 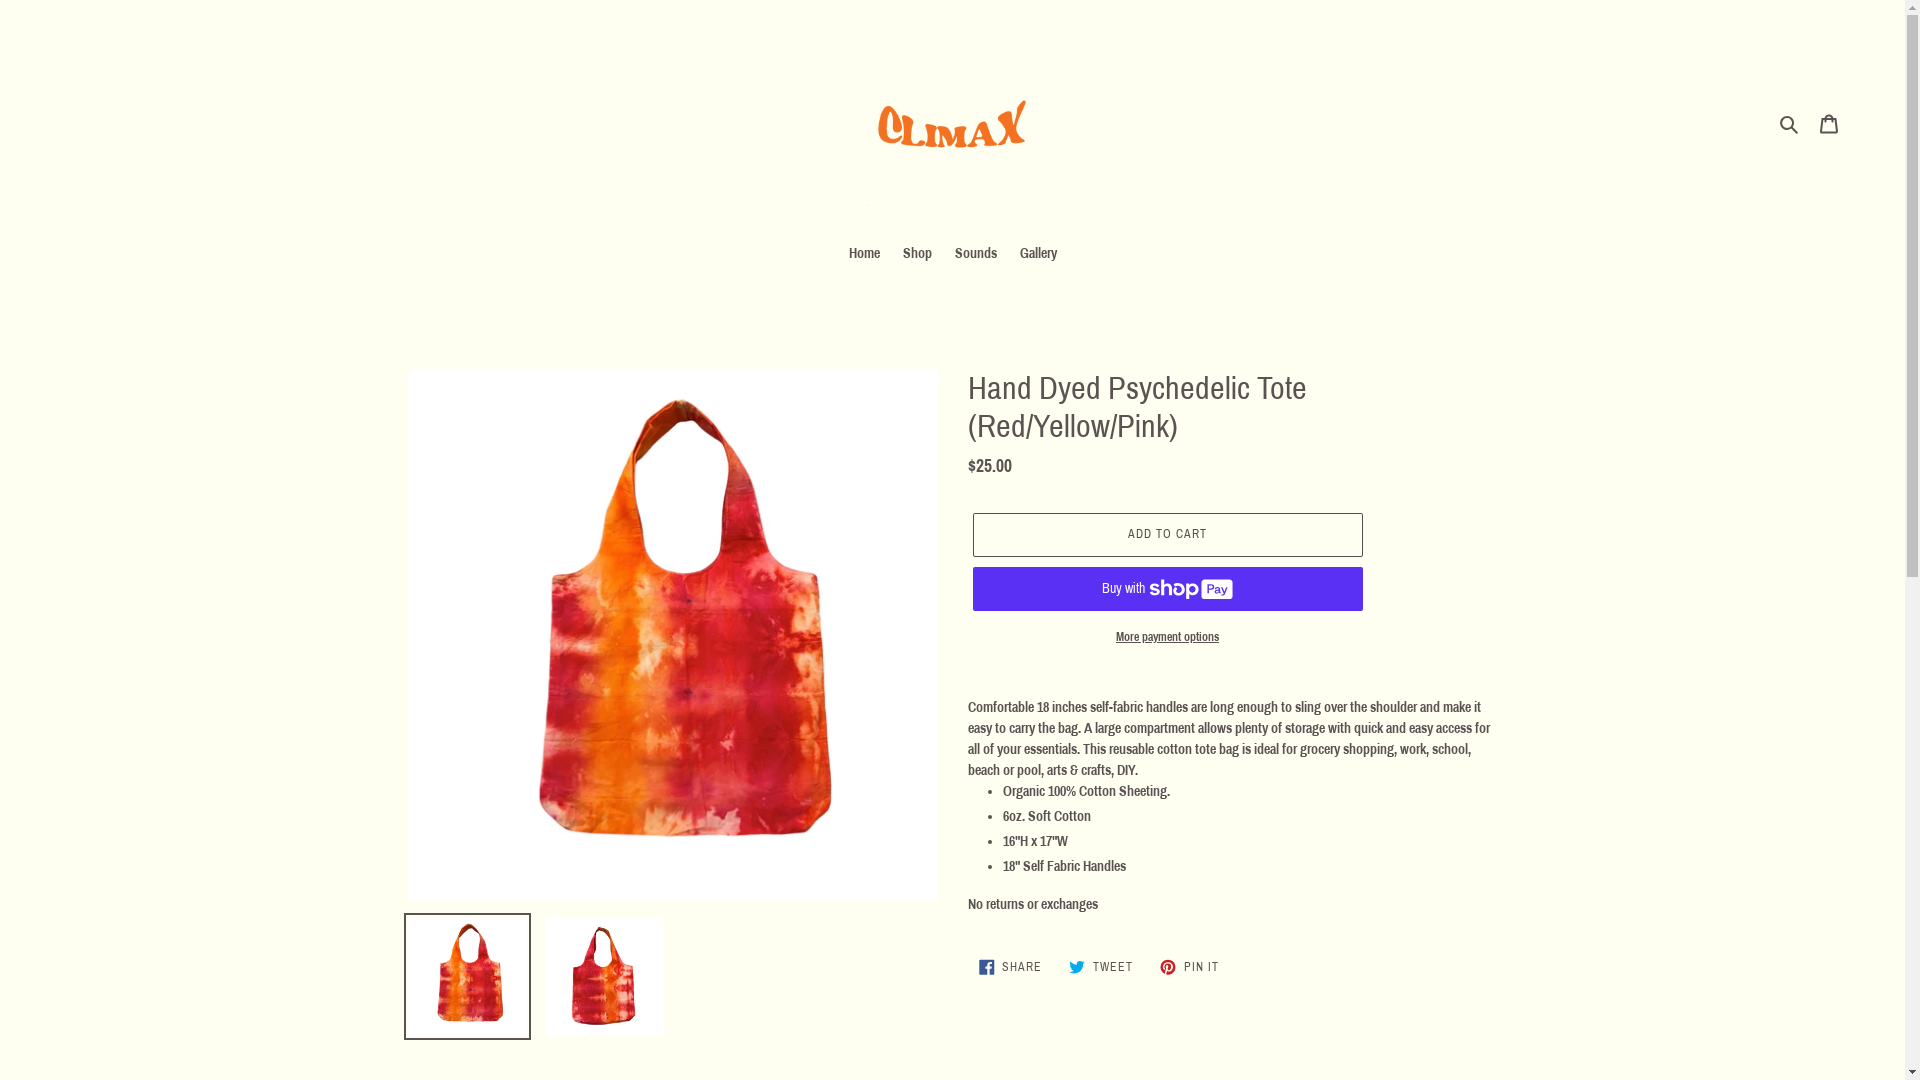 I want to click on 'Cart', so click(x=1828, y=123).